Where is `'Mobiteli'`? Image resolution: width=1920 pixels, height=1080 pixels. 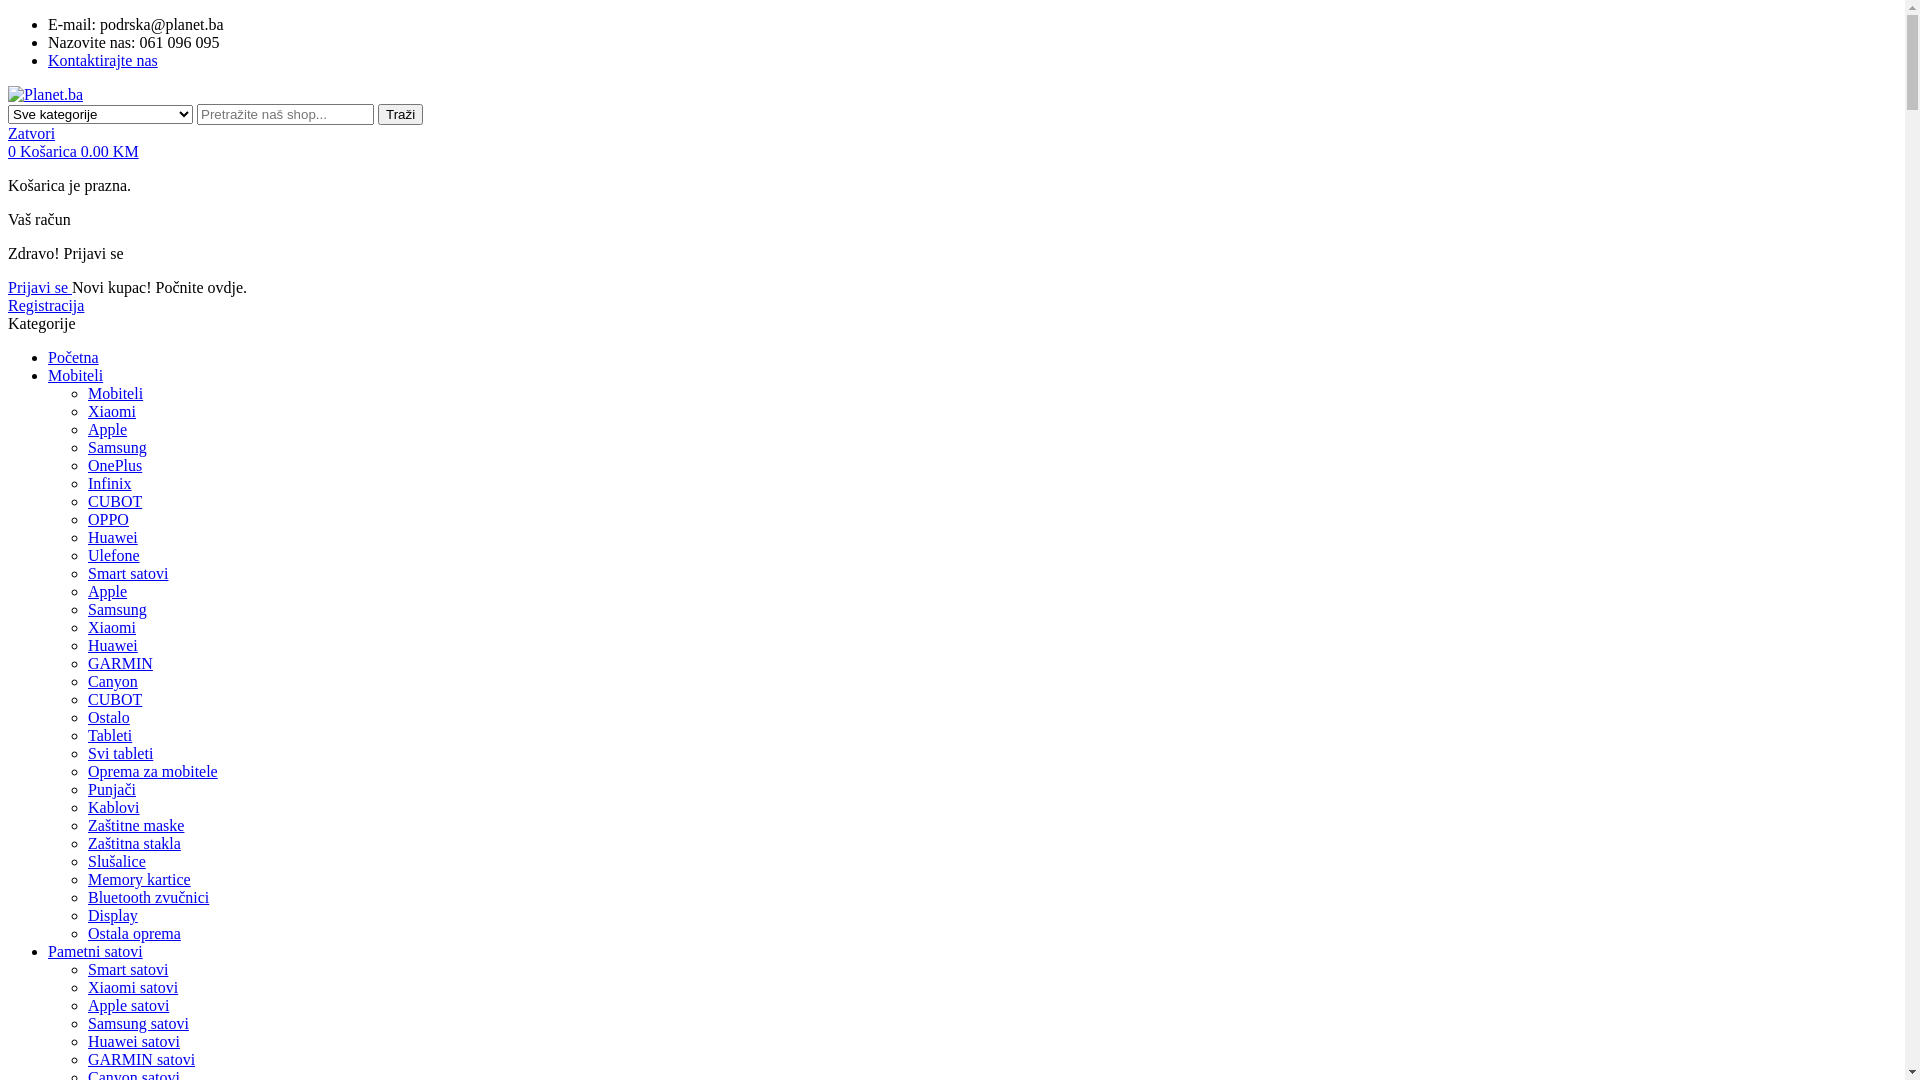 'Mobiteli' is located at coordinates (86, 393).